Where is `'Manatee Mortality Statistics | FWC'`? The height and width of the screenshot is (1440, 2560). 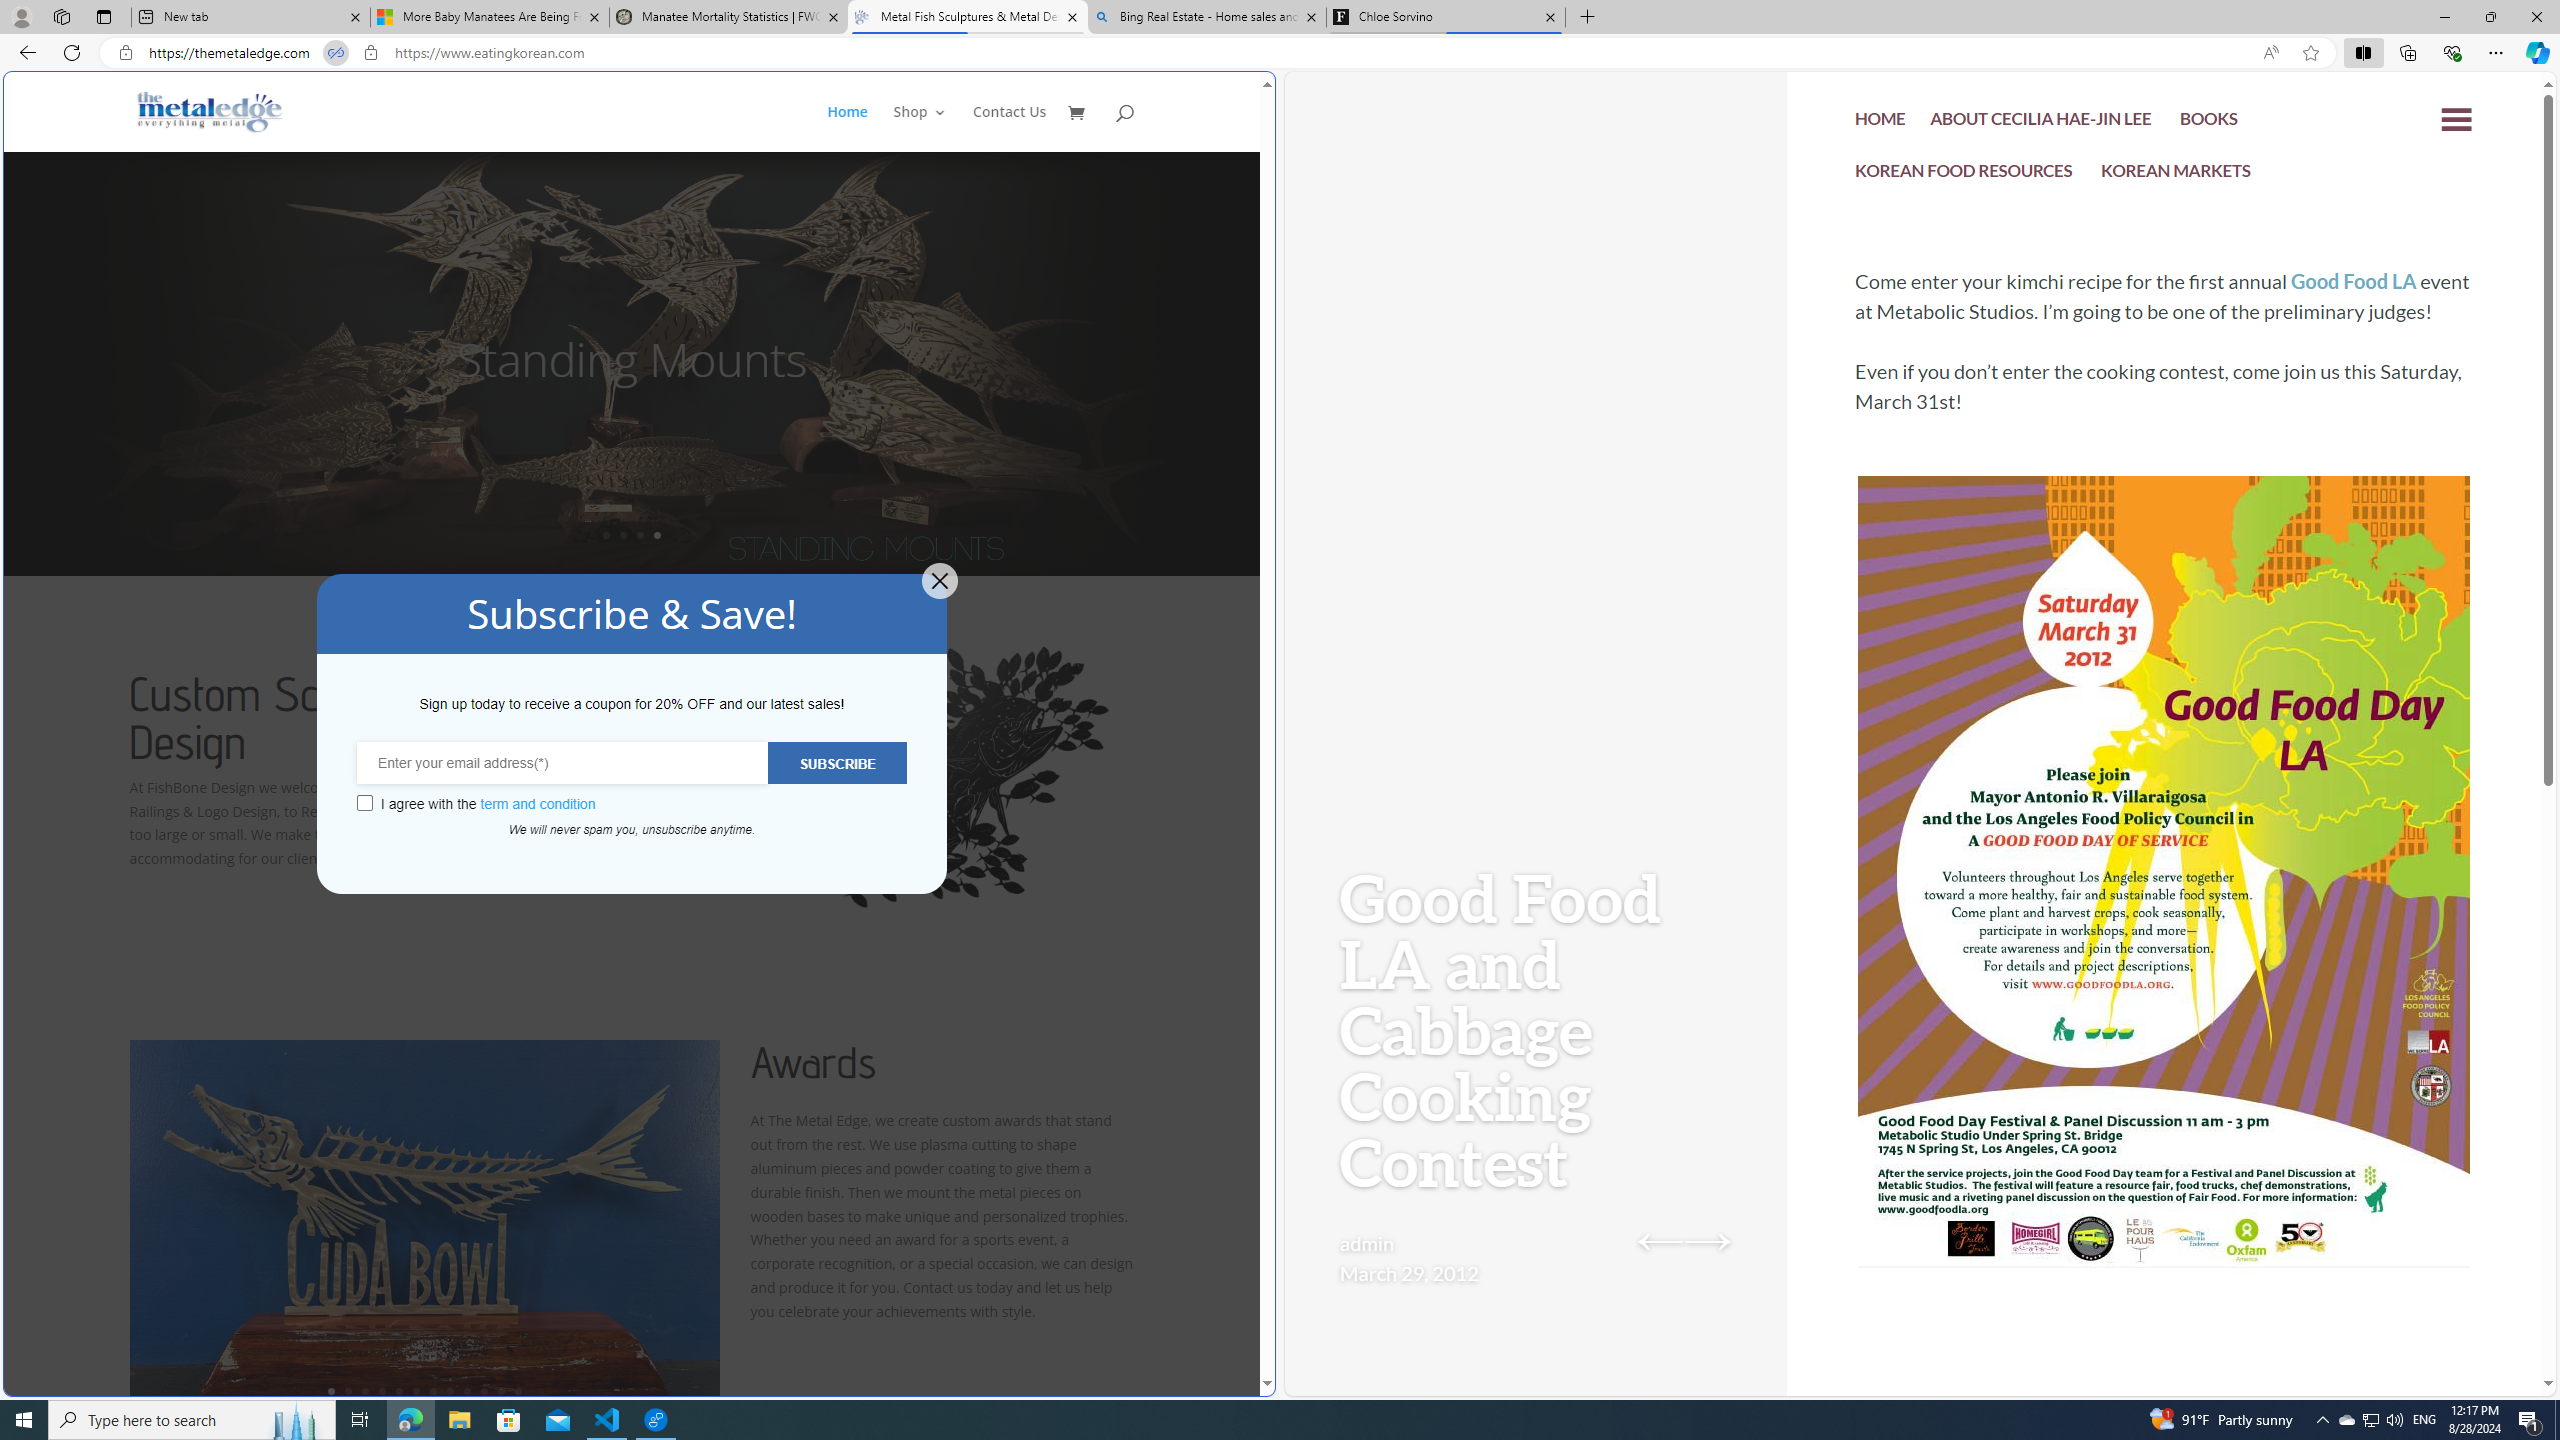
'Manatee Mortality Statistics | FWC' is located at coordinates (729, 16).